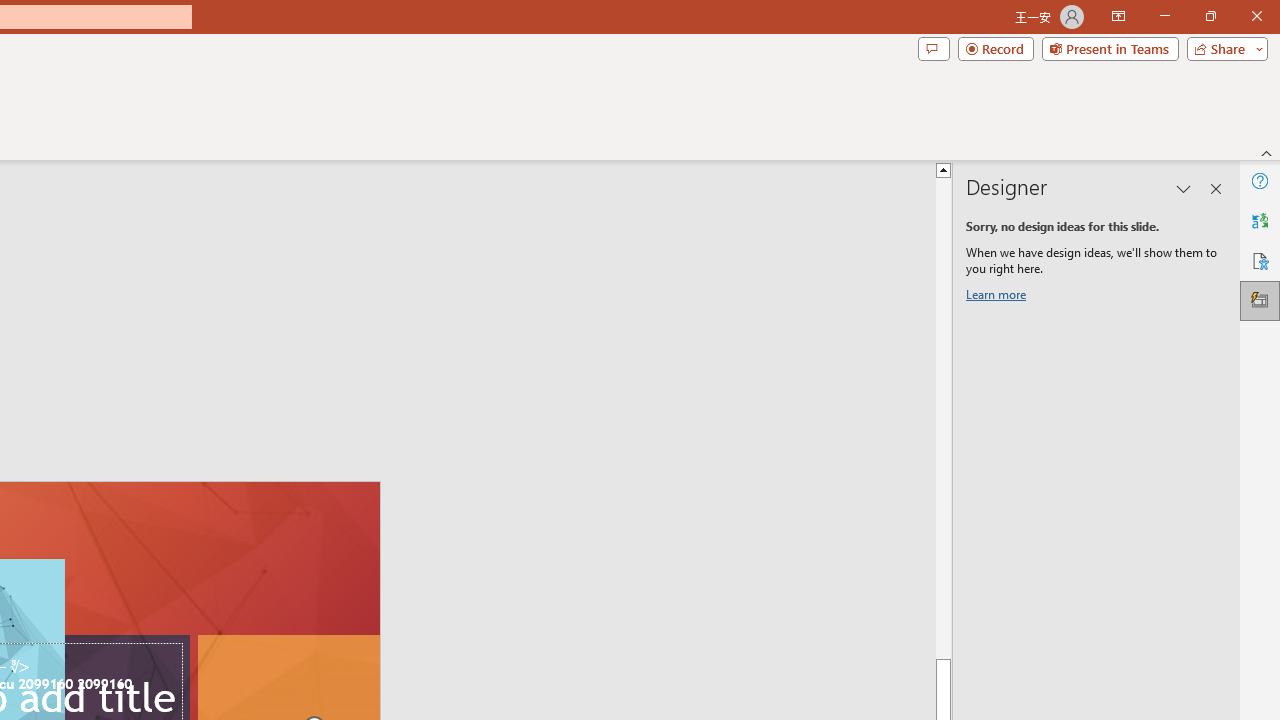 This screenshot has height=720, width=1280. I want to click on 'Close pane', so click(1215, 189).